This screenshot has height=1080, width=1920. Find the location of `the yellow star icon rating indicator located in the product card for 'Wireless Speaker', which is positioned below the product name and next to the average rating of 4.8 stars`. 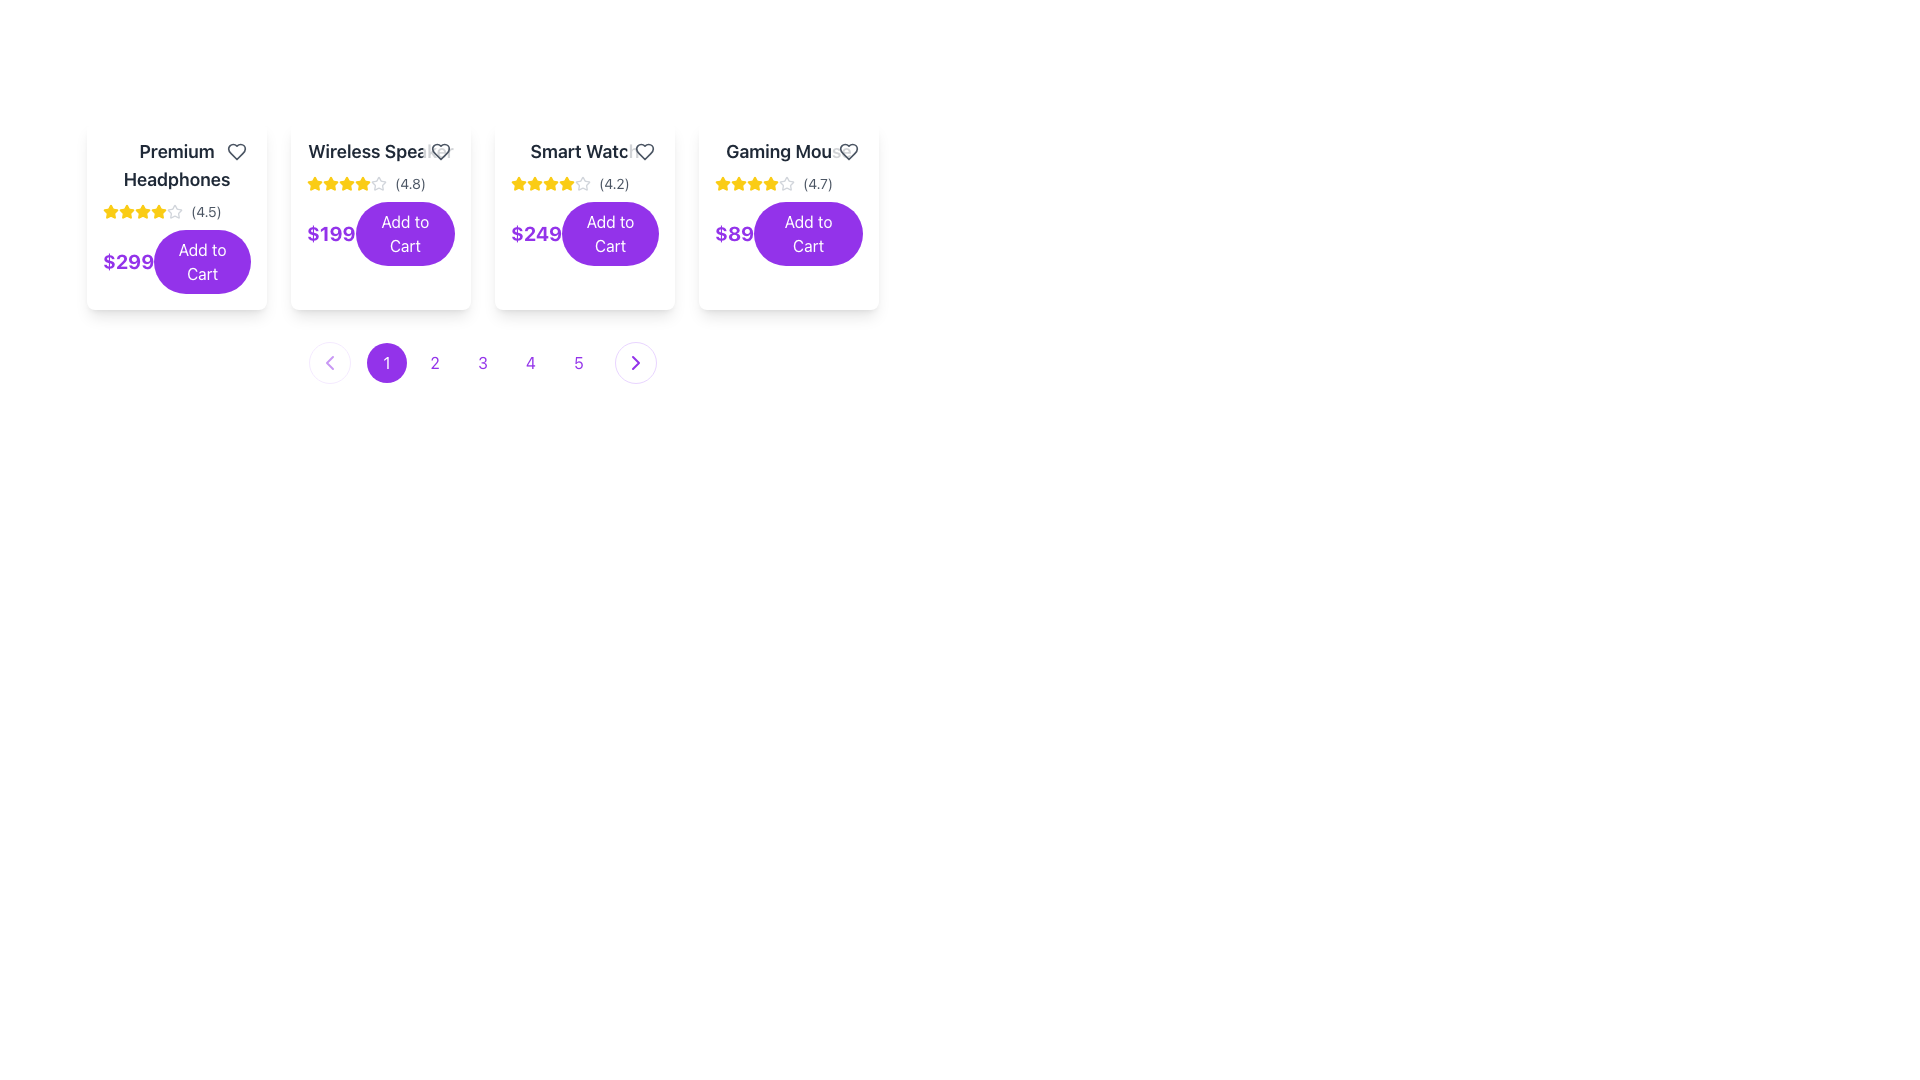

the yellow star icon rating indicator located in the product card for 'Wireless Speaker', which is positioned below the product name and next to the average rating of 4.8 stars is located at coordinates (363, 183).